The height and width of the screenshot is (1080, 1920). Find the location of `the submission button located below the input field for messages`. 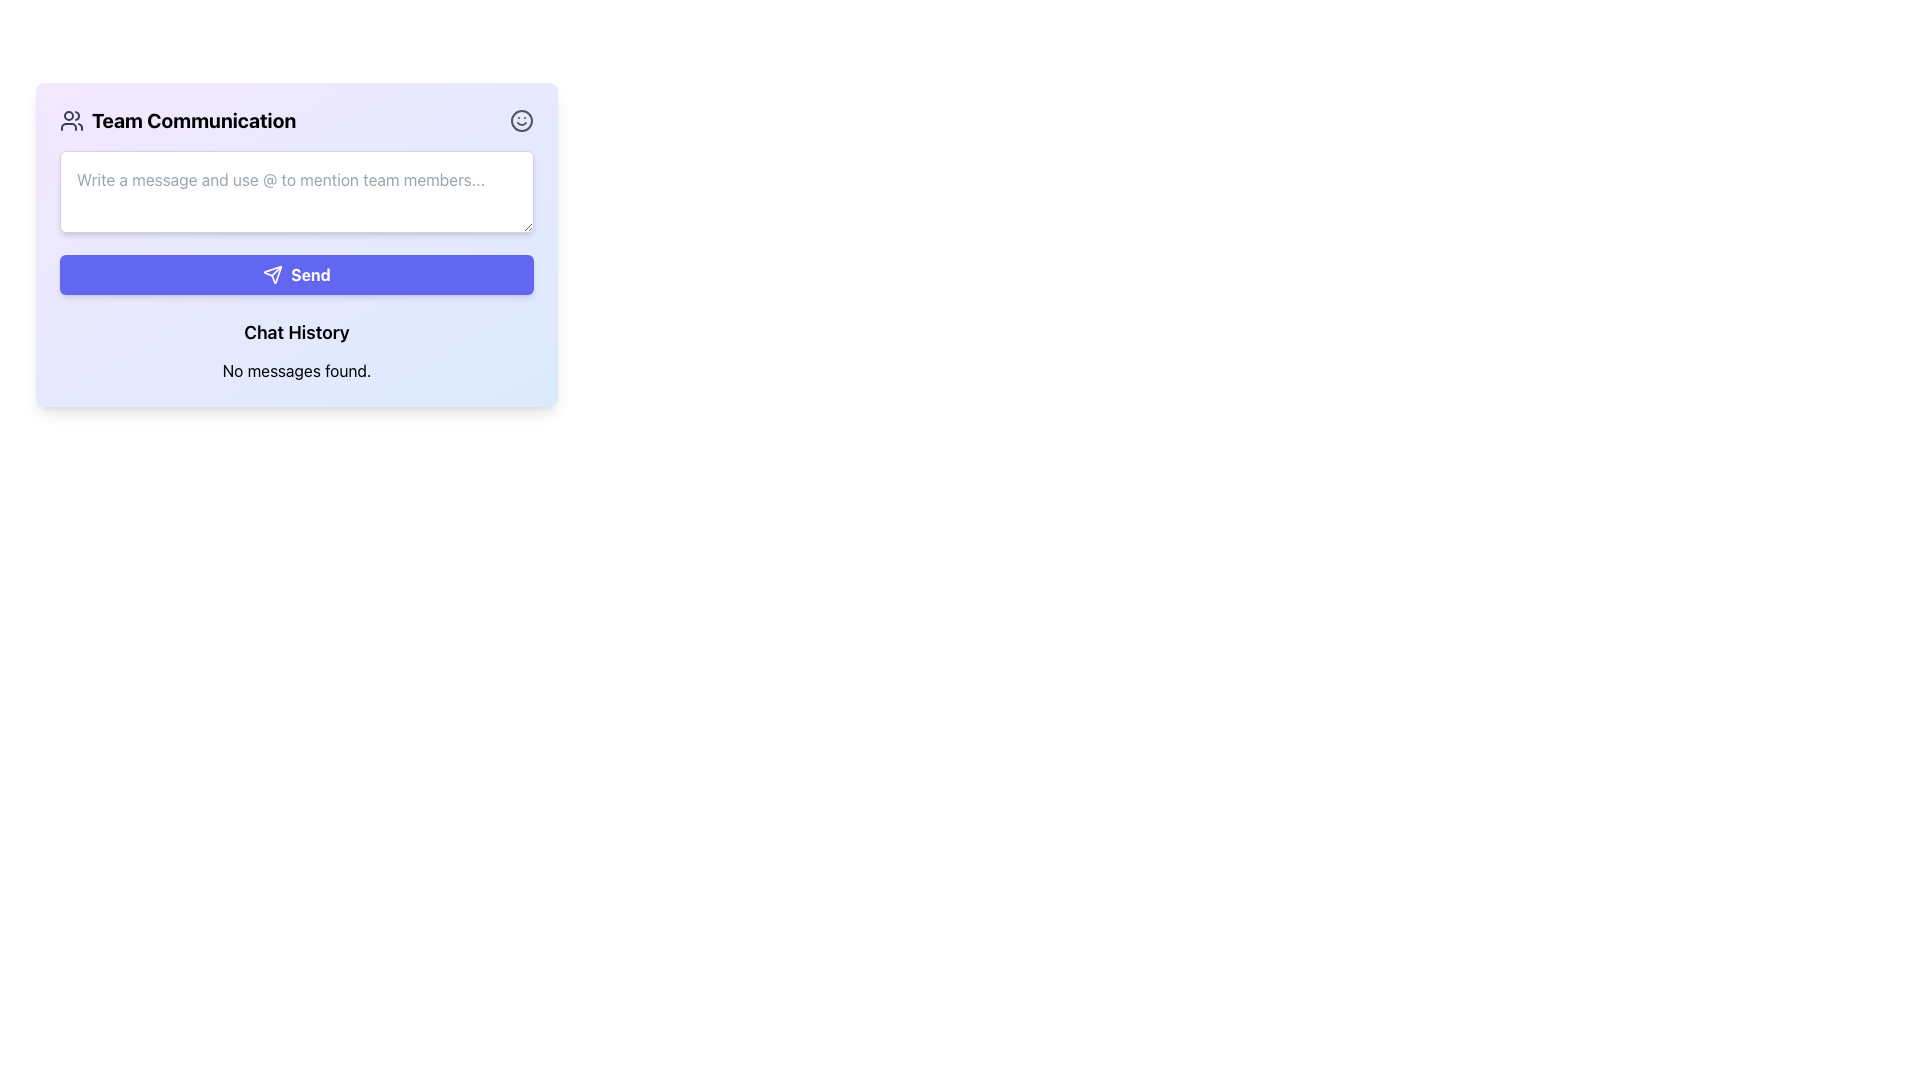

the submission button located below the input field for messages is located at coordinates (296, 274).